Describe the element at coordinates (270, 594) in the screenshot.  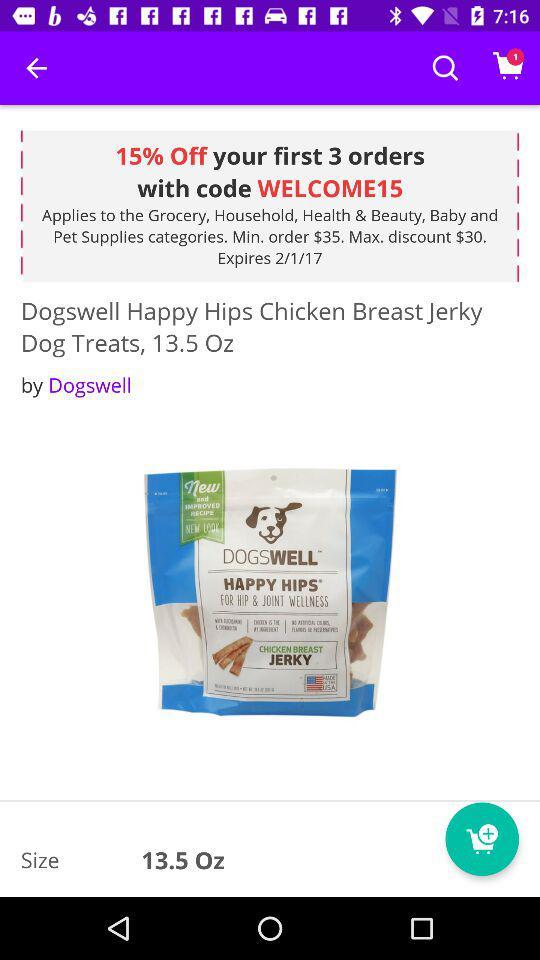
I see `this item` at that location.